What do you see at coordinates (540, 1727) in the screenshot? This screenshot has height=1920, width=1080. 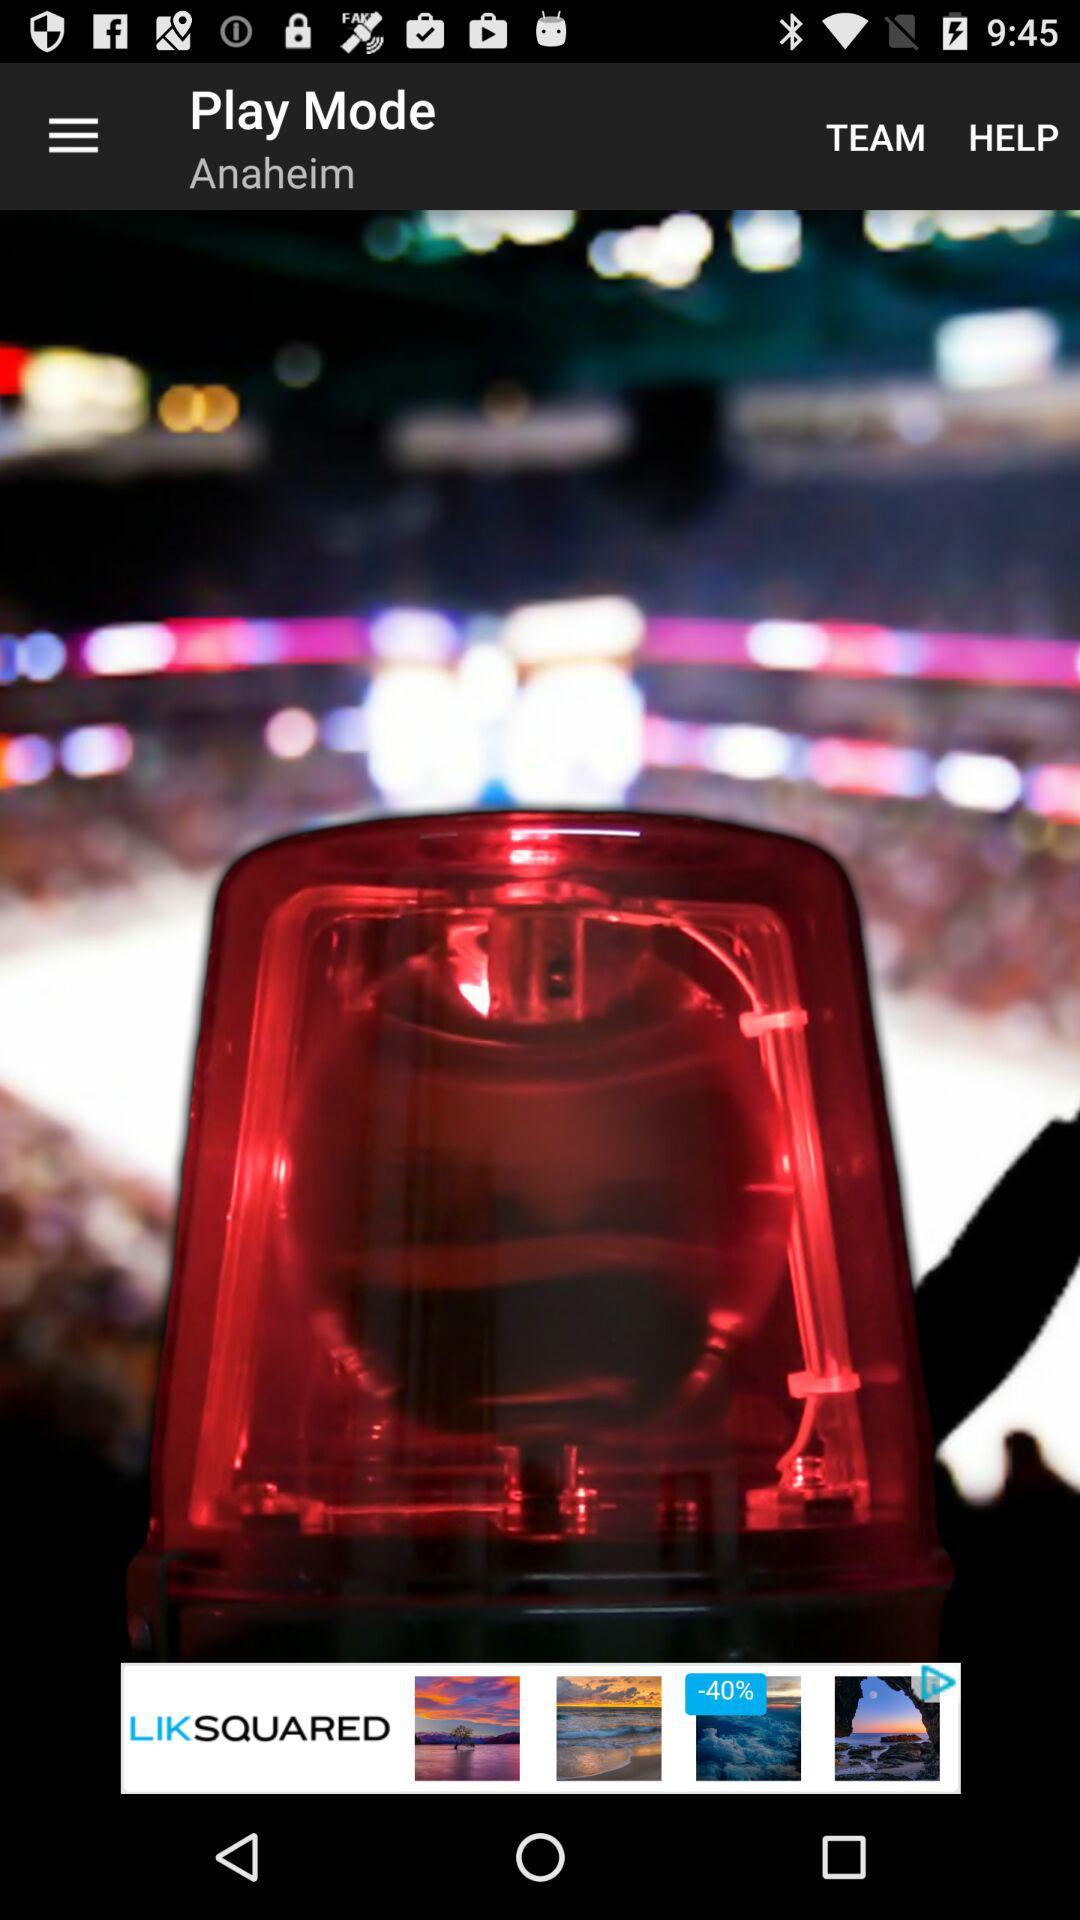 I see `advertisement company` at bounding box center [540, 1727].